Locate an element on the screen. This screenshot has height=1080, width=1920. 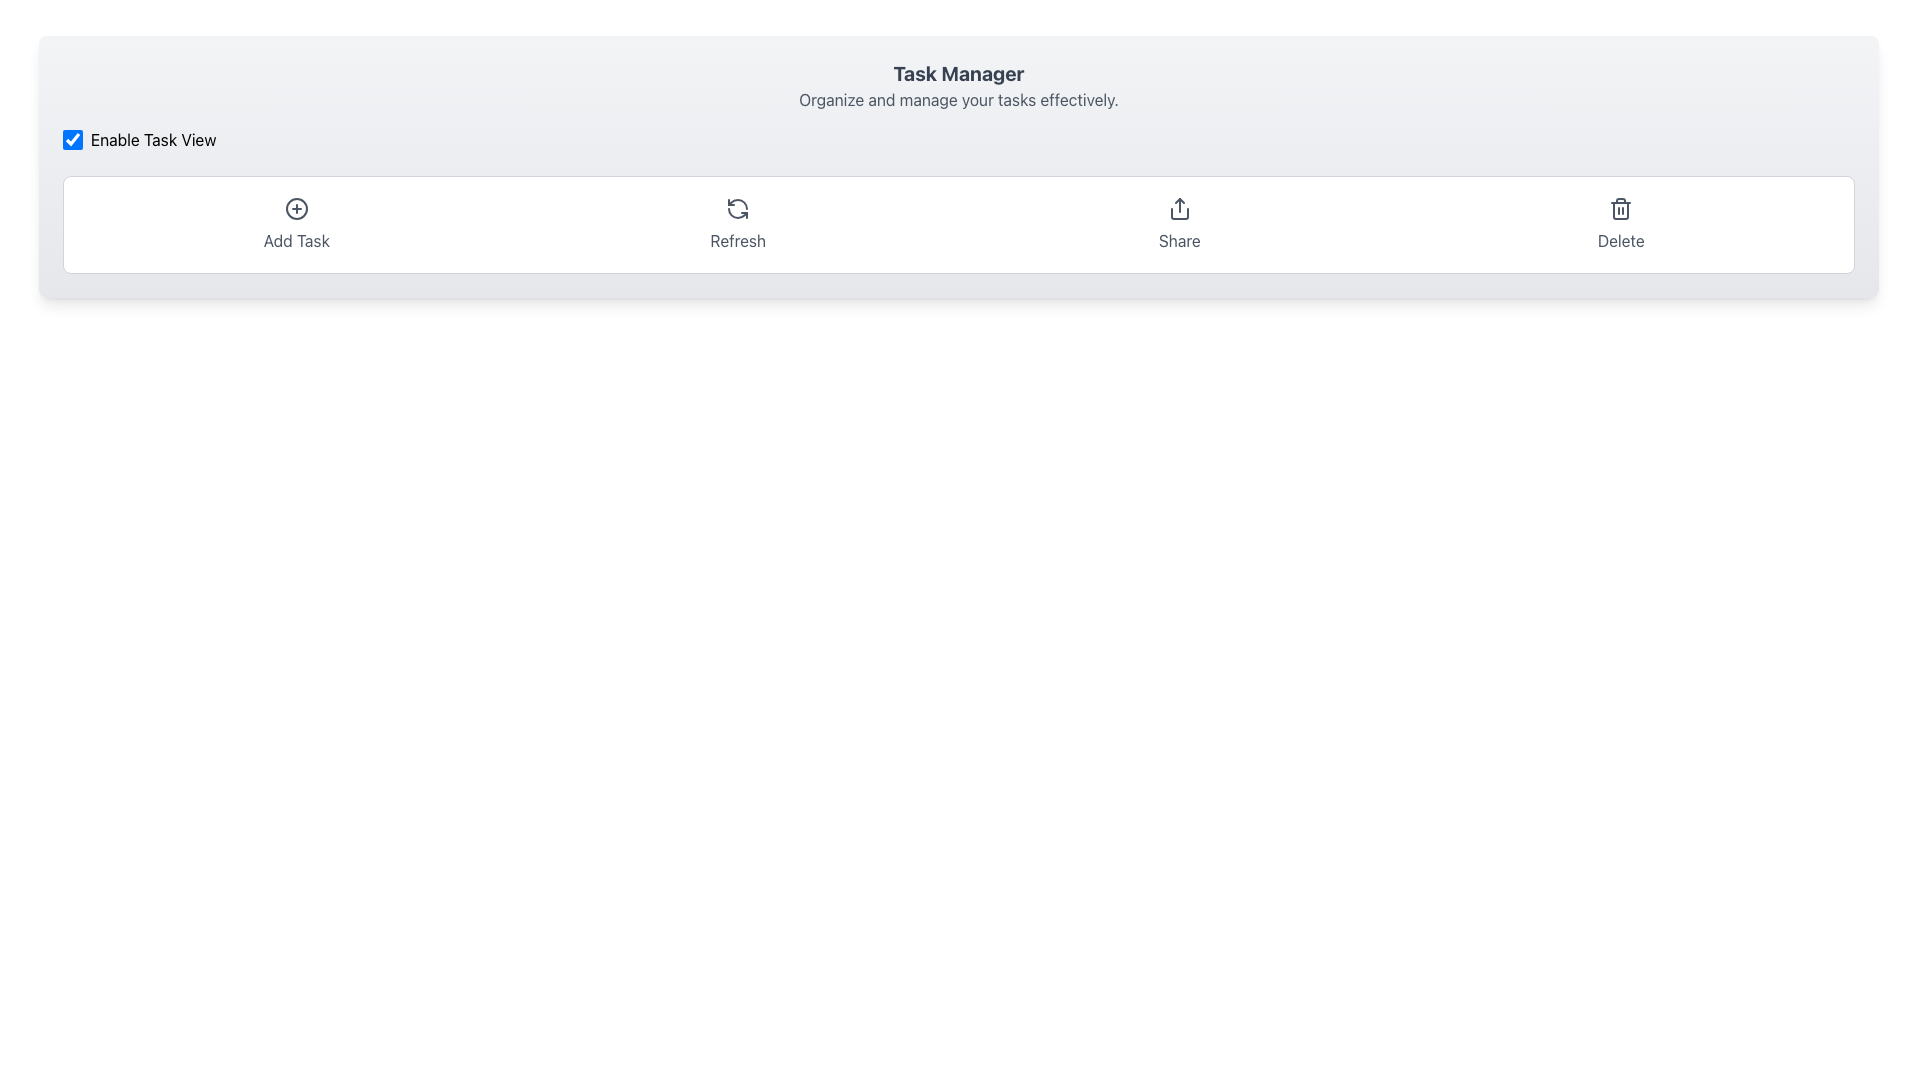
the circular '+' icon located in the task manager toolbar, which is the first interactive icon from the left is located at coordinates (295, 208).